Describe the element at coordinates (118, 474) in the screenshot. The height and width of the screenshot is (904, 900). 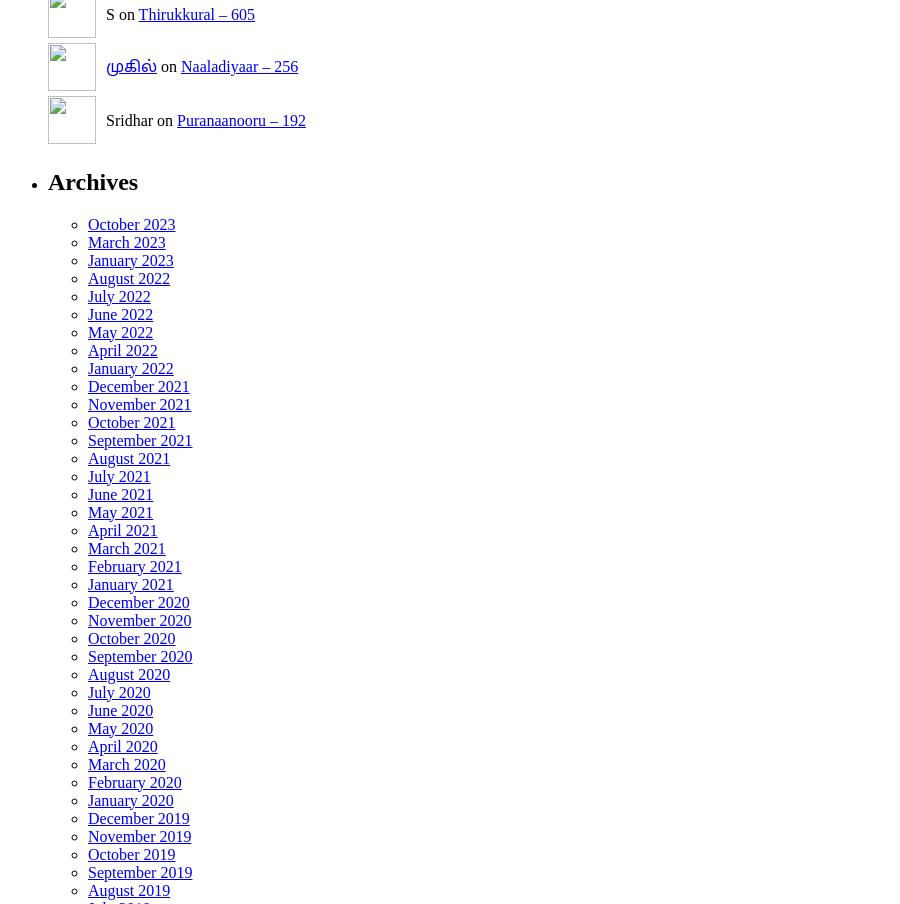
I see `'July 2021'` at that location.